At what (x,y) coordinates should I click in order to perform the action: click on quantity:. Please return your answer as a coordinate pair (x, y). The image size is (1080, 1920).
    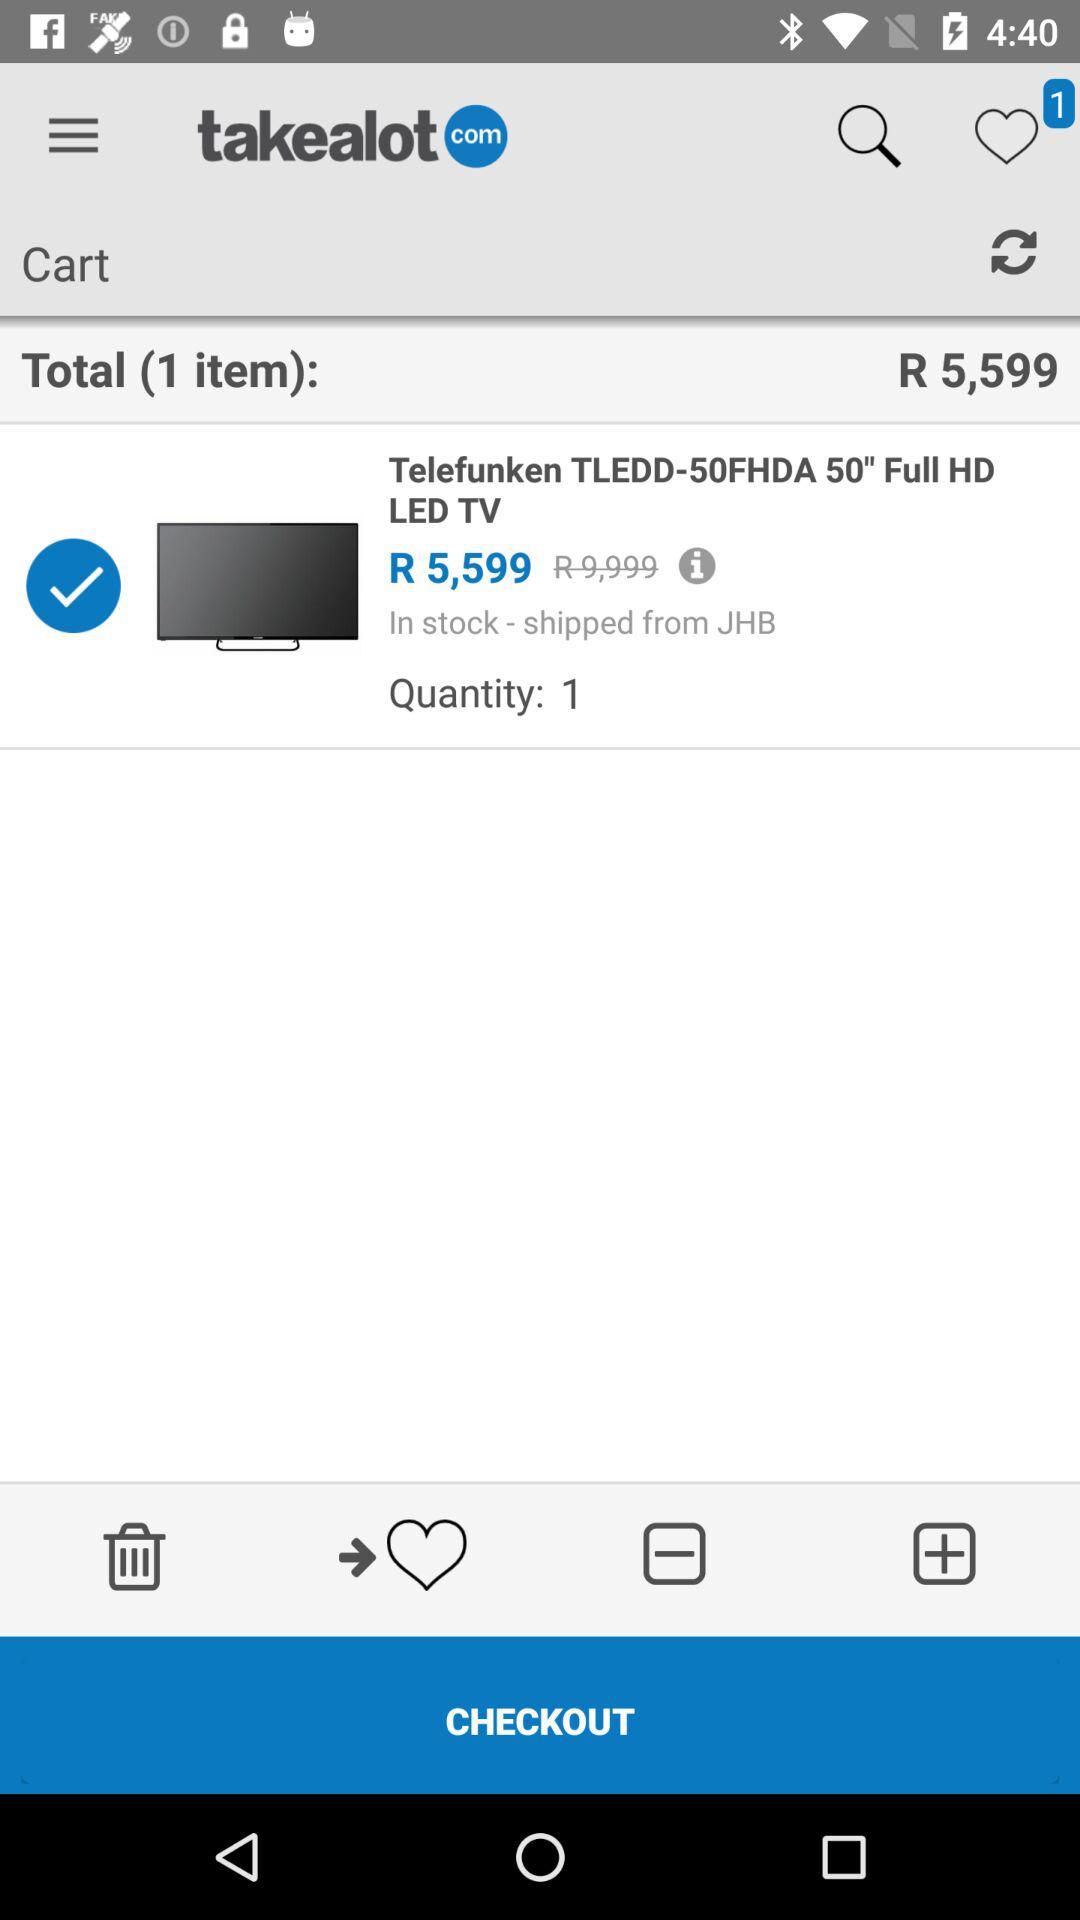
    Looking at the image, I should click on (466, 691).